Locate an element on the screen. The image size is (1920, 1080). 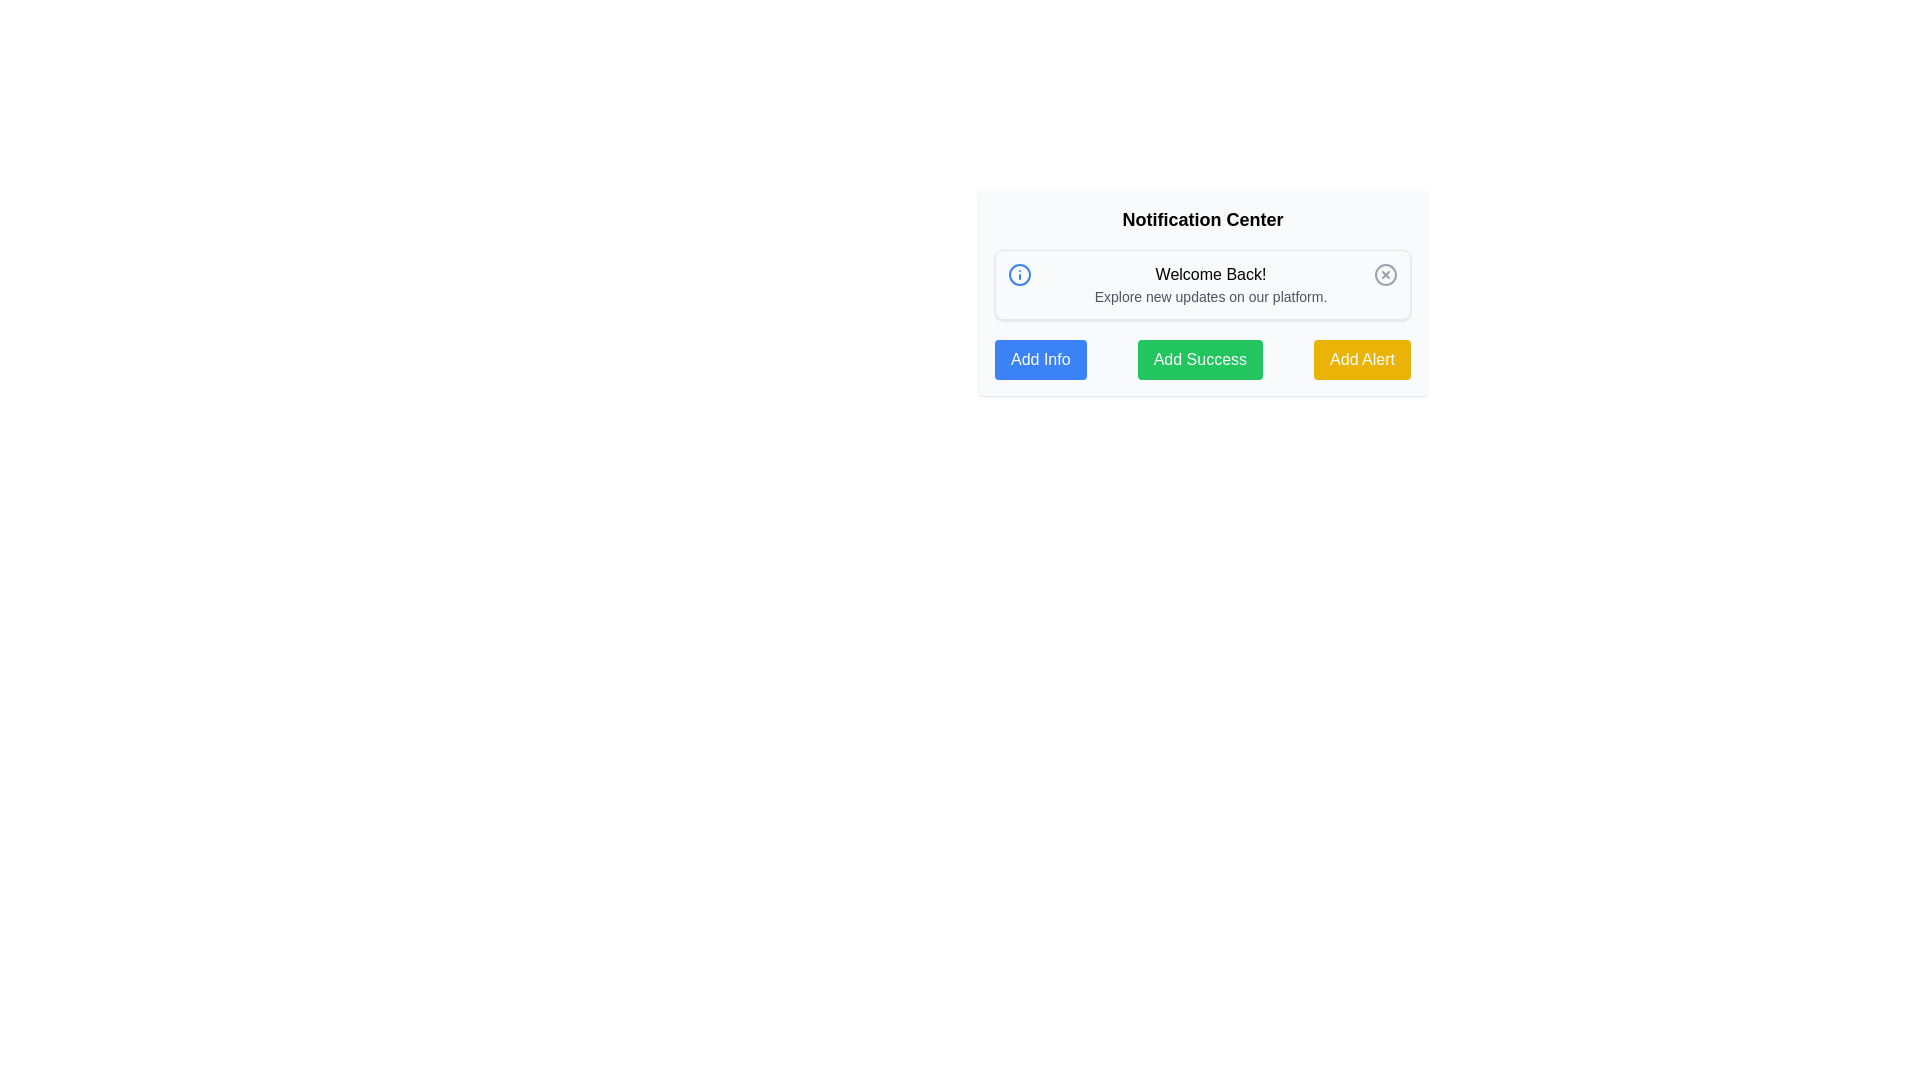
the middle button under the 'Notification Center' section is located at coordinates (1202, 358).